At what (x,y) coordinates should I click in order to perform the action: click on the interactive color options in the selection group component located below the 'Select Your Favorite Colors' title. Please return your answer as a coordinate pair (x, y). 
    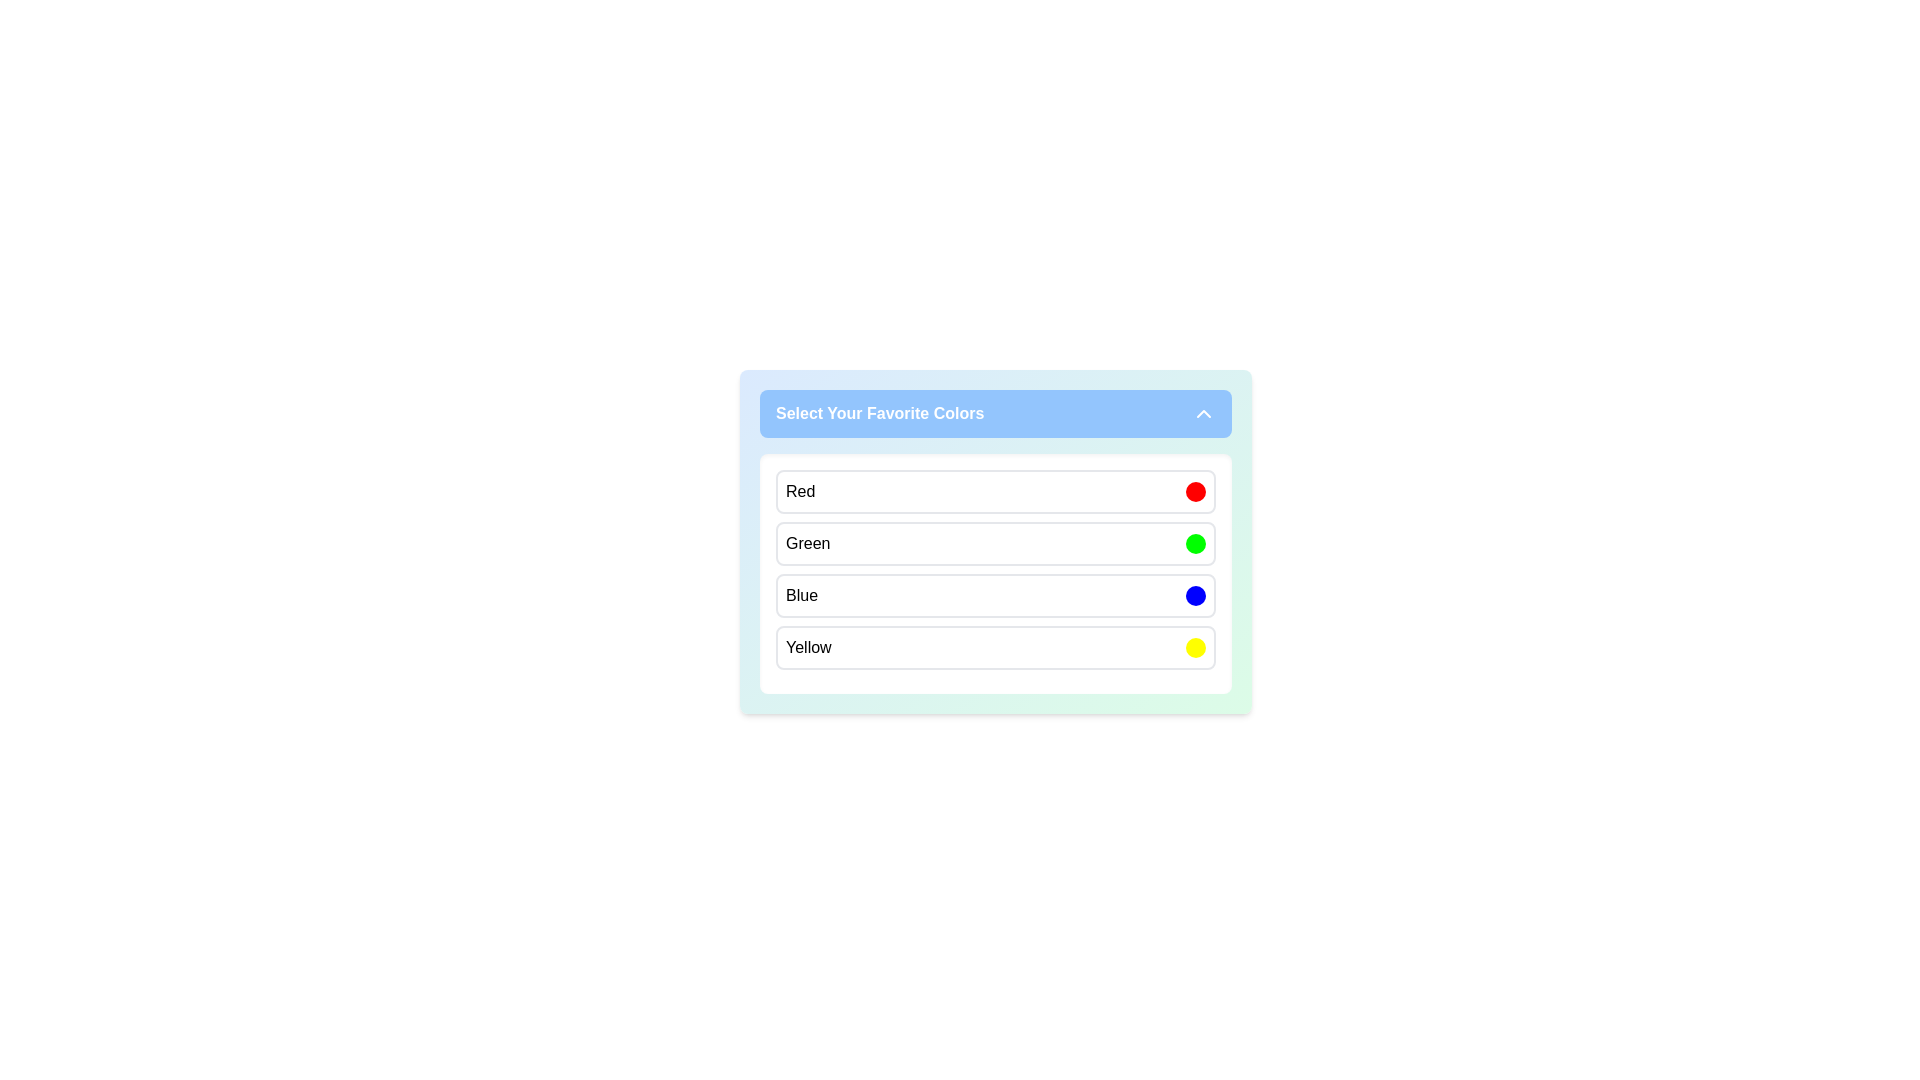
    Looking at the image, I should click on (996, 574).